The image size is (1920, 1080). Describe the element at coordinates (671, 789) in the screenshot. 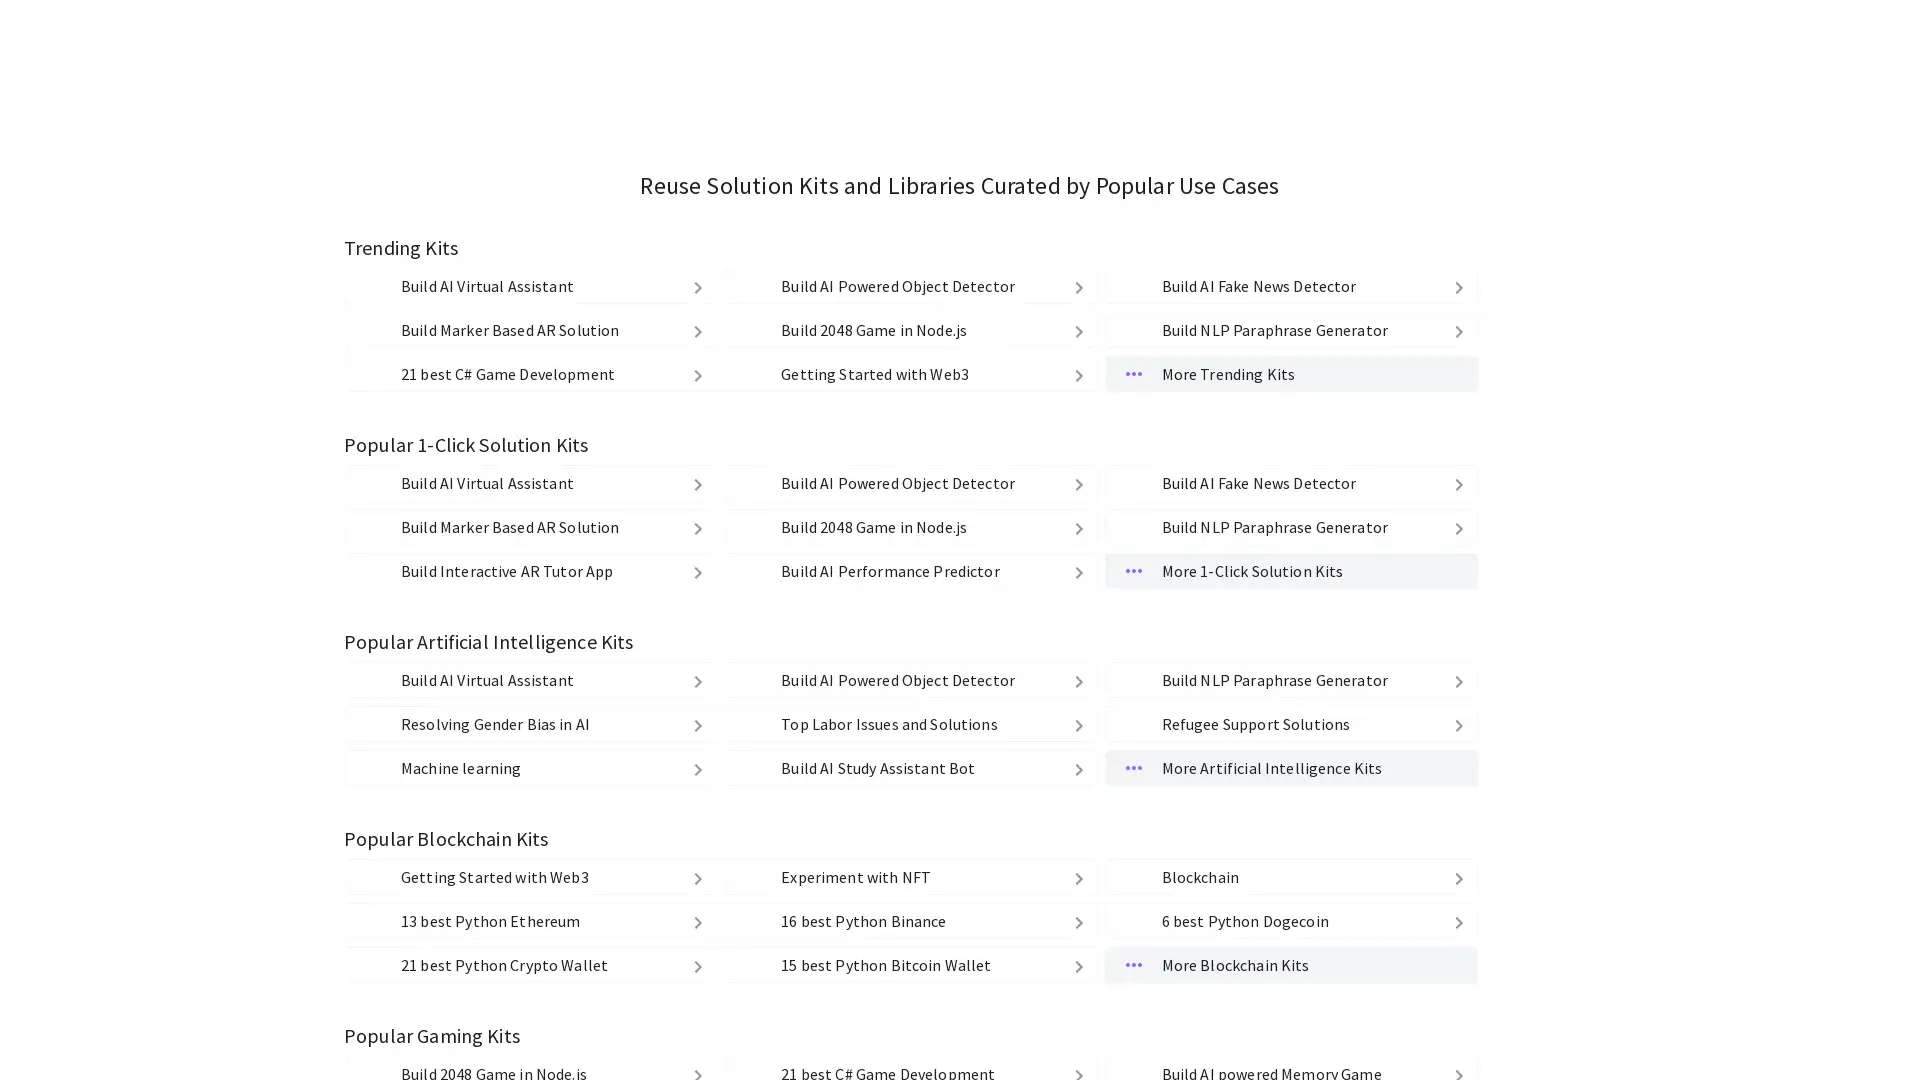

I see `delete` at that location.